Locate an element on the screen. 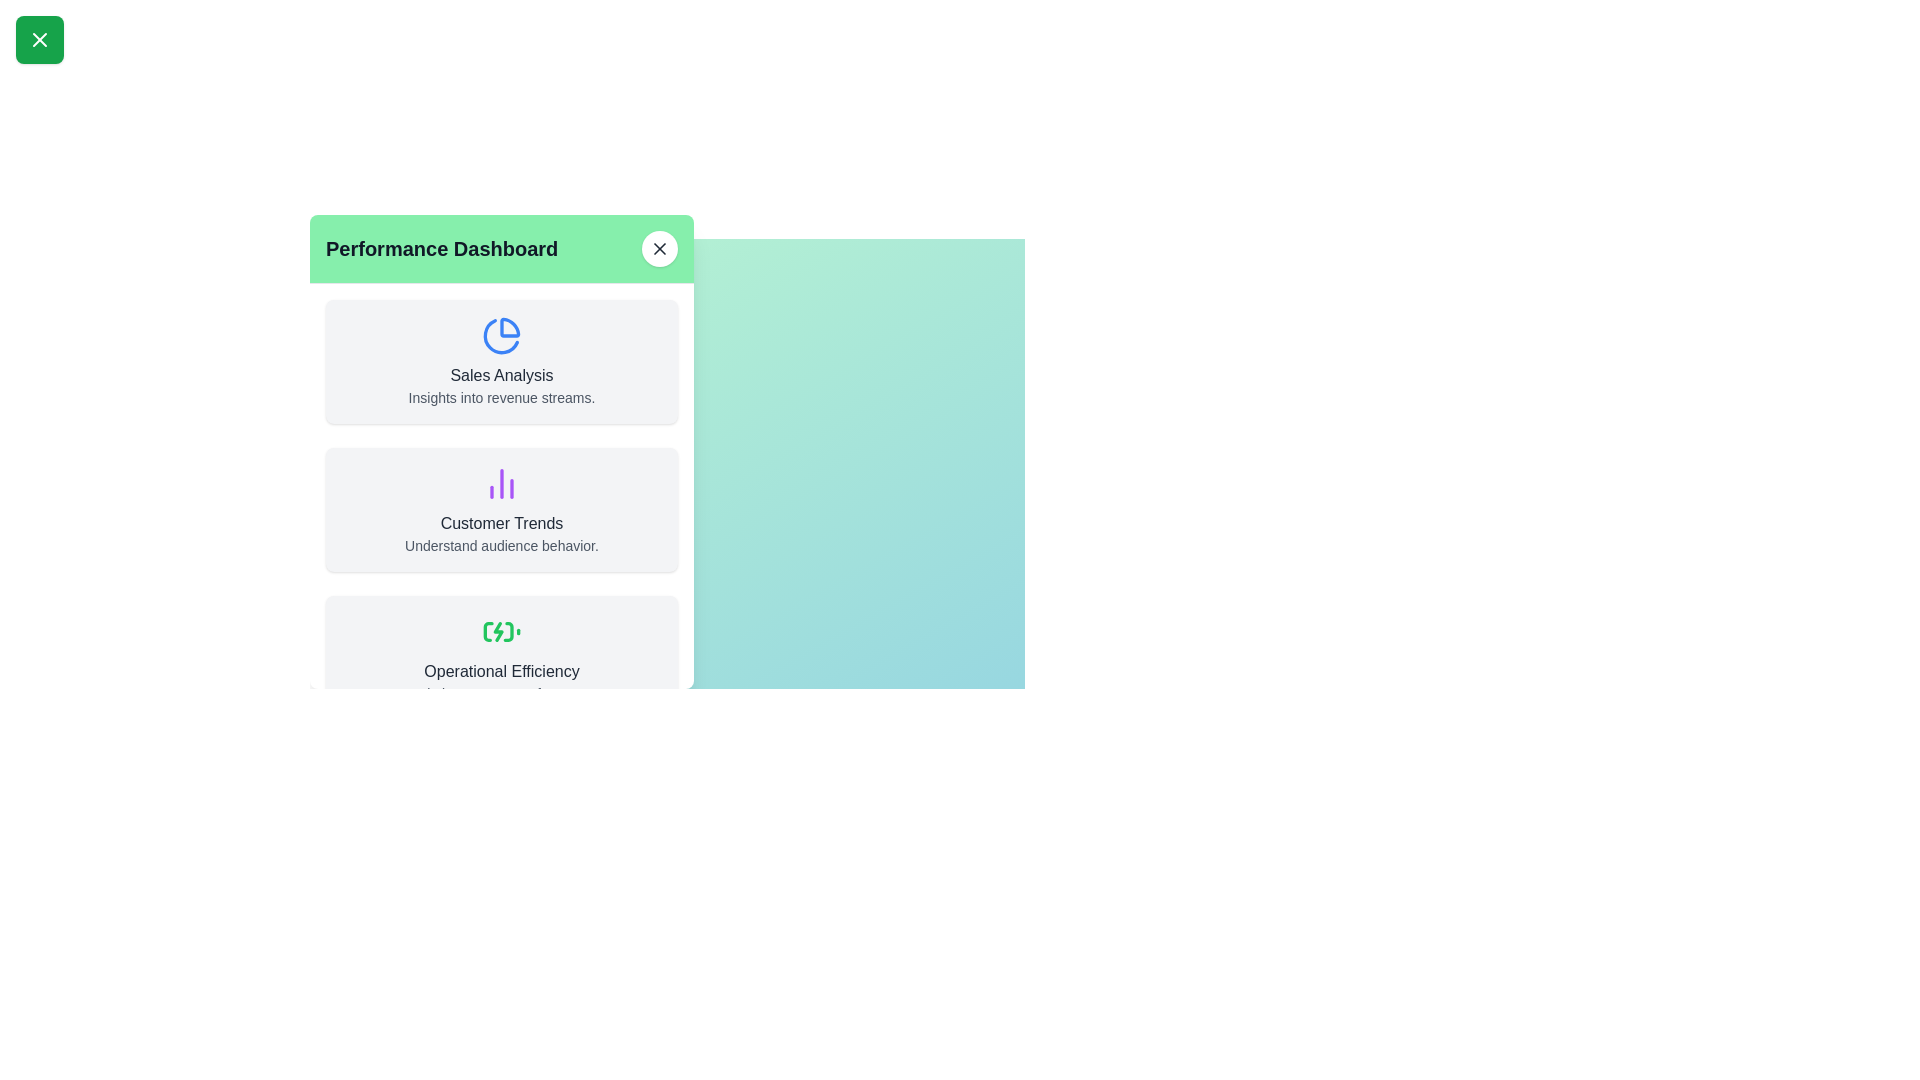 The width and height of the screenshot is (1920, 1080). the Close button with an 'X' icon located inside the green notification box is located at coordinates (39, 39).